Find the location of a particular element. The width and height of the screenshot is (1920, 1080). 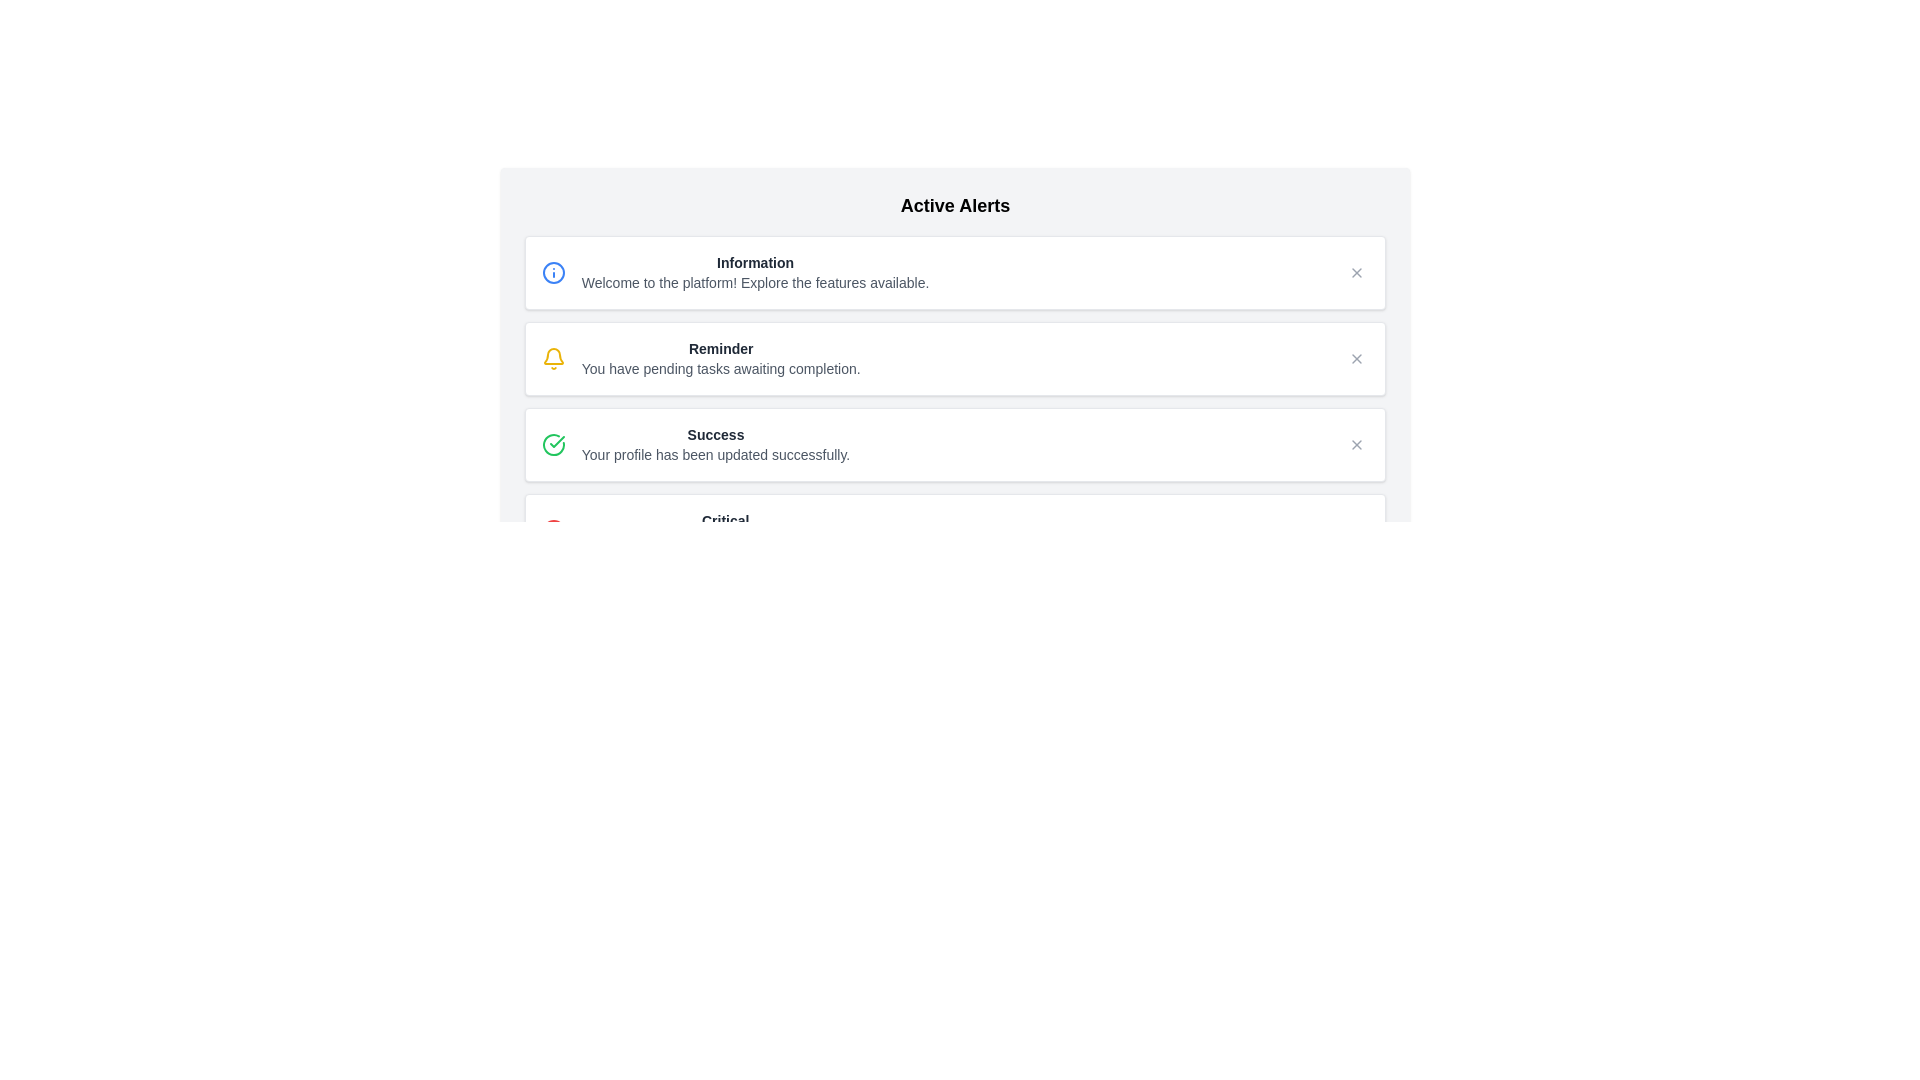

the critical alert icon located at the left edge of the notification card labeled 'Critical' is located at coordinates (553, 530).